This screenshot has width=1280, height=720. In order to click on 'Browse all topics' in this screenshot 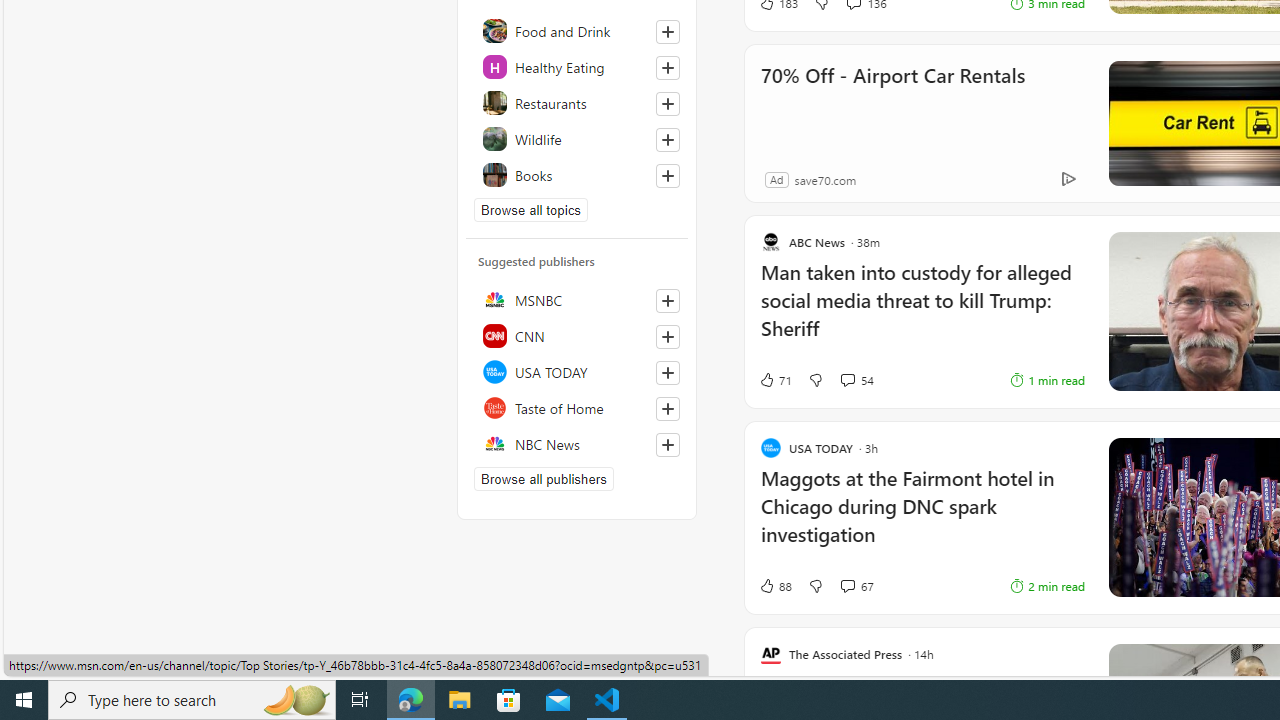, I will do `click(531, 209)`.